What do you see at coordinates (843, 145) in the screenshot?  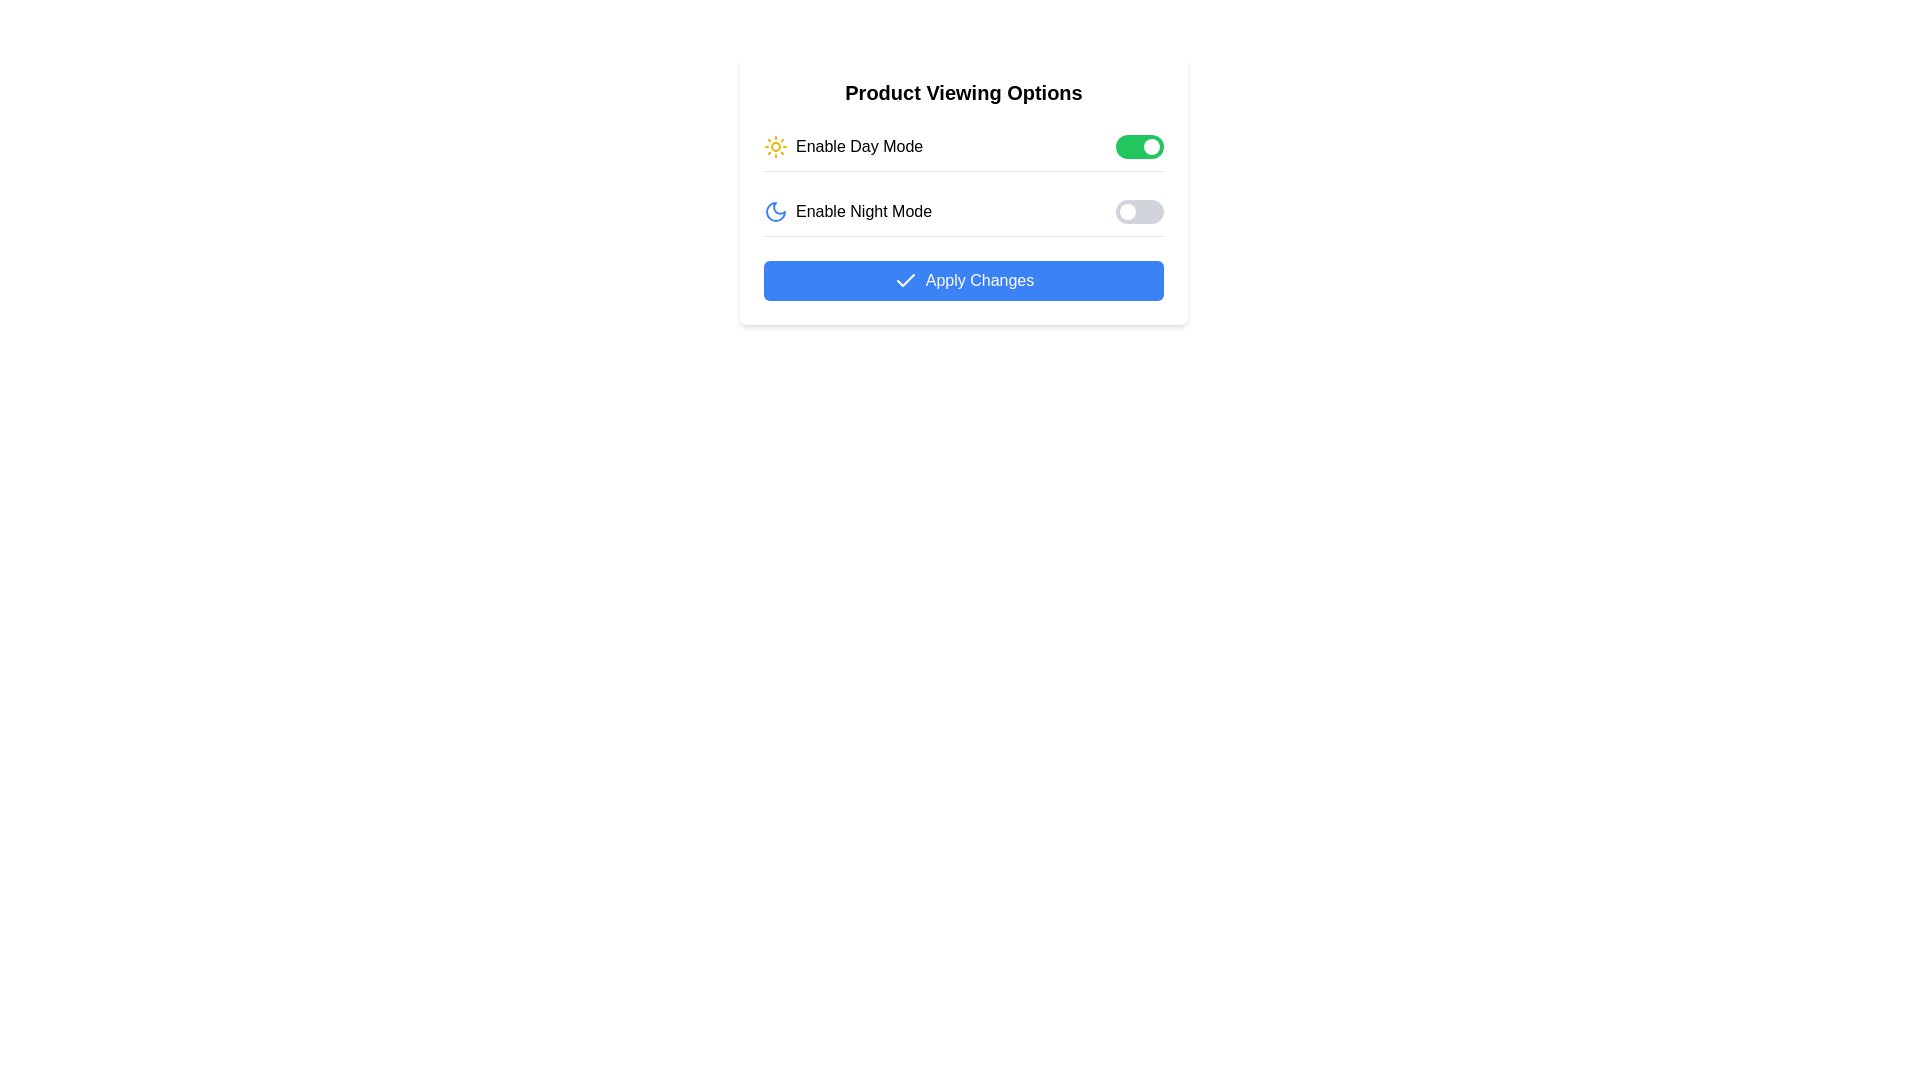 I see `the informative label for the toggle switch that activates day mode, which is positioned to the left of the toggle switch in the 'Product Viewing Options' section` at bounding box center [843, 145].